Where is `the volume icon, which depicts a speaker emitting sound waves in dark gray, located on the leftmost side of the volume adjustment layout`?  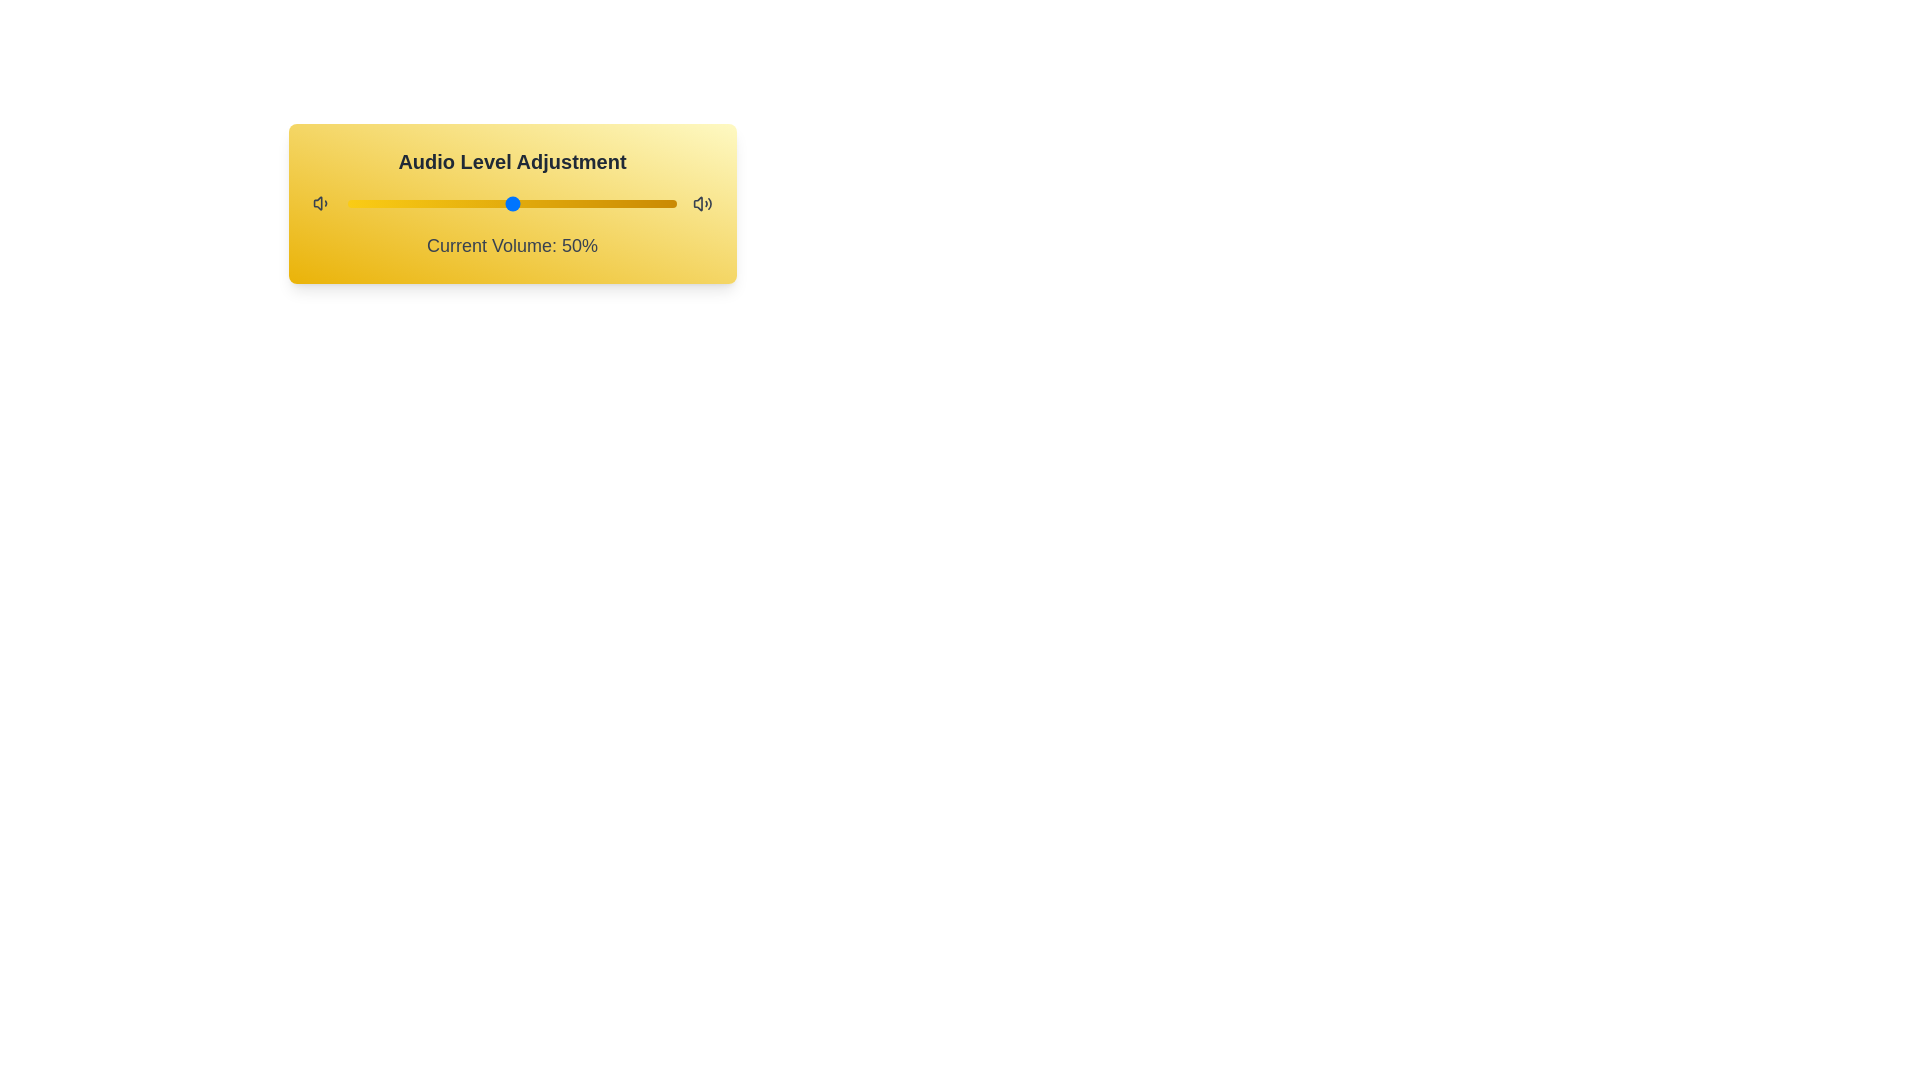 the volume icon, which depicts a speaker emitting sound waves in dark gray, located on the leftmost side of the volume adjustment layout is located at coordinates (322, 204).